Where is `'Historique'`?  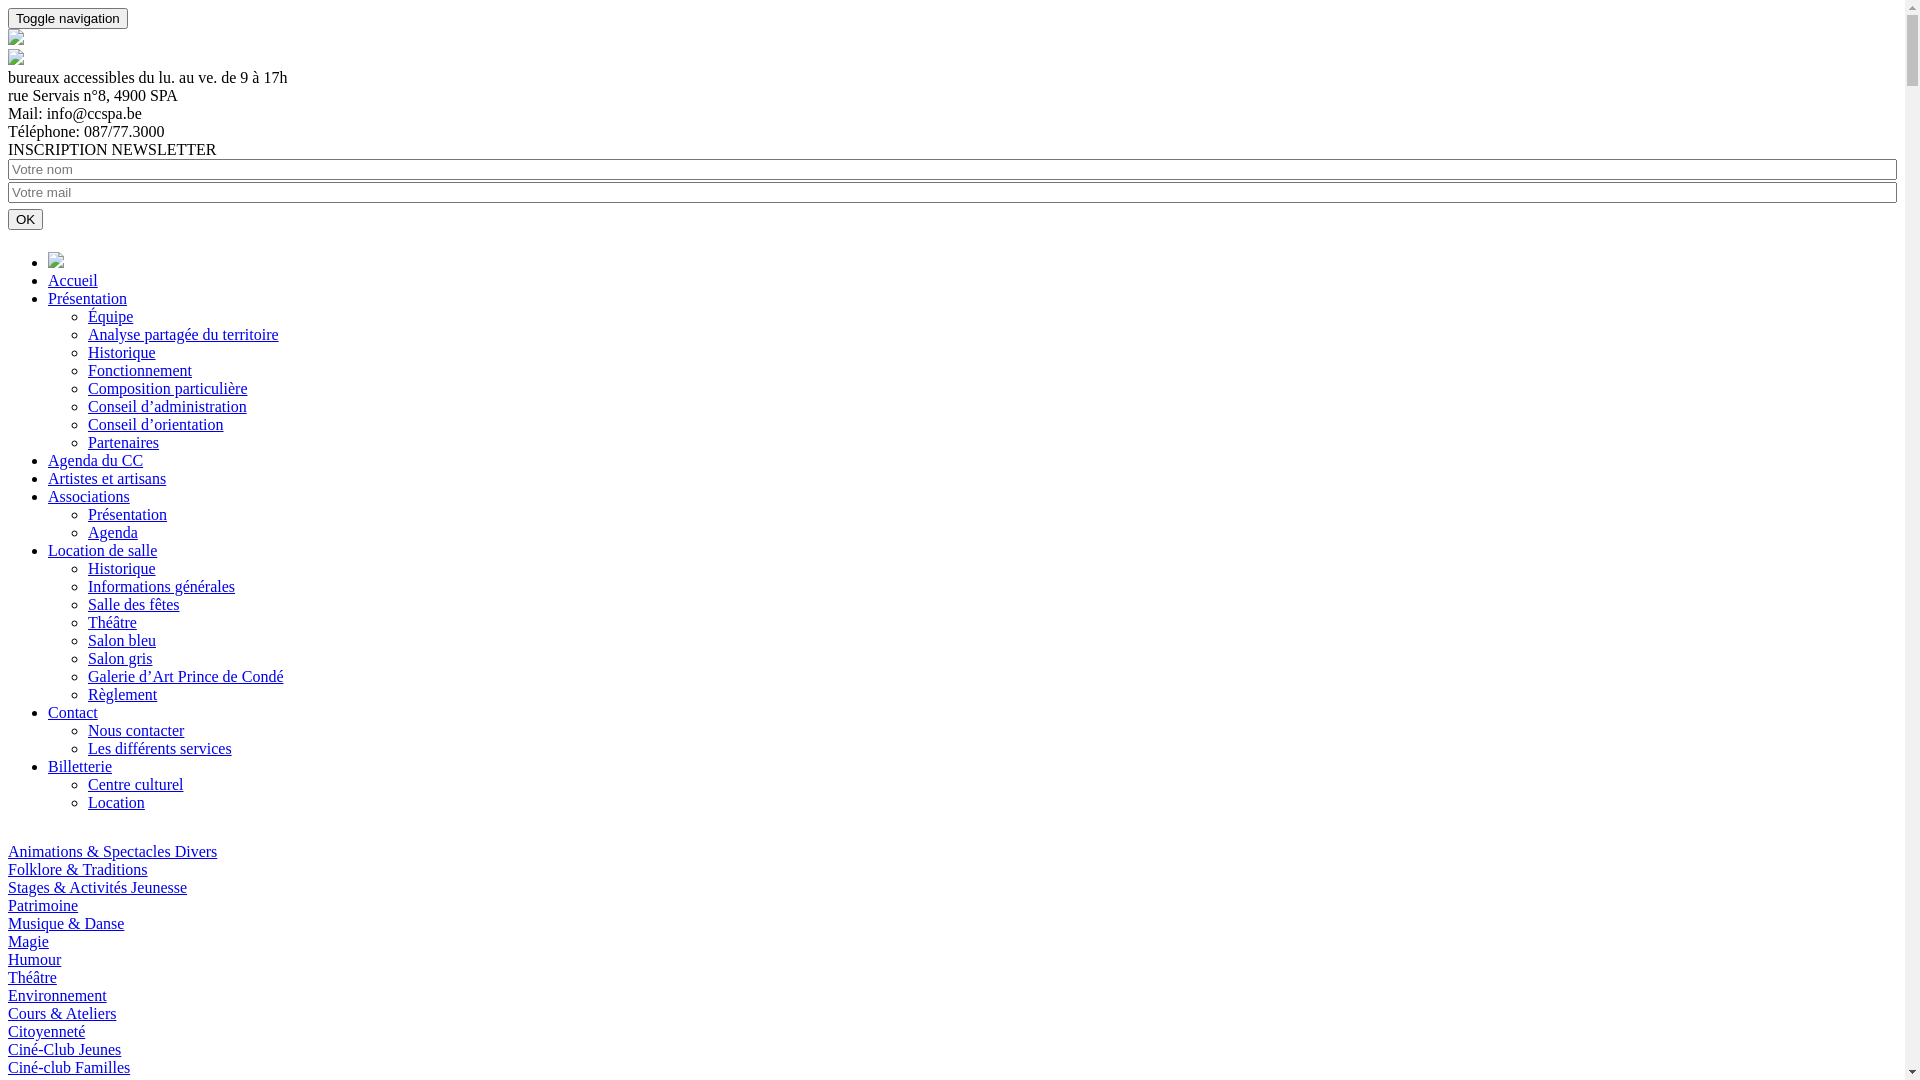 'Historique' is located at coordinates (120, 351).